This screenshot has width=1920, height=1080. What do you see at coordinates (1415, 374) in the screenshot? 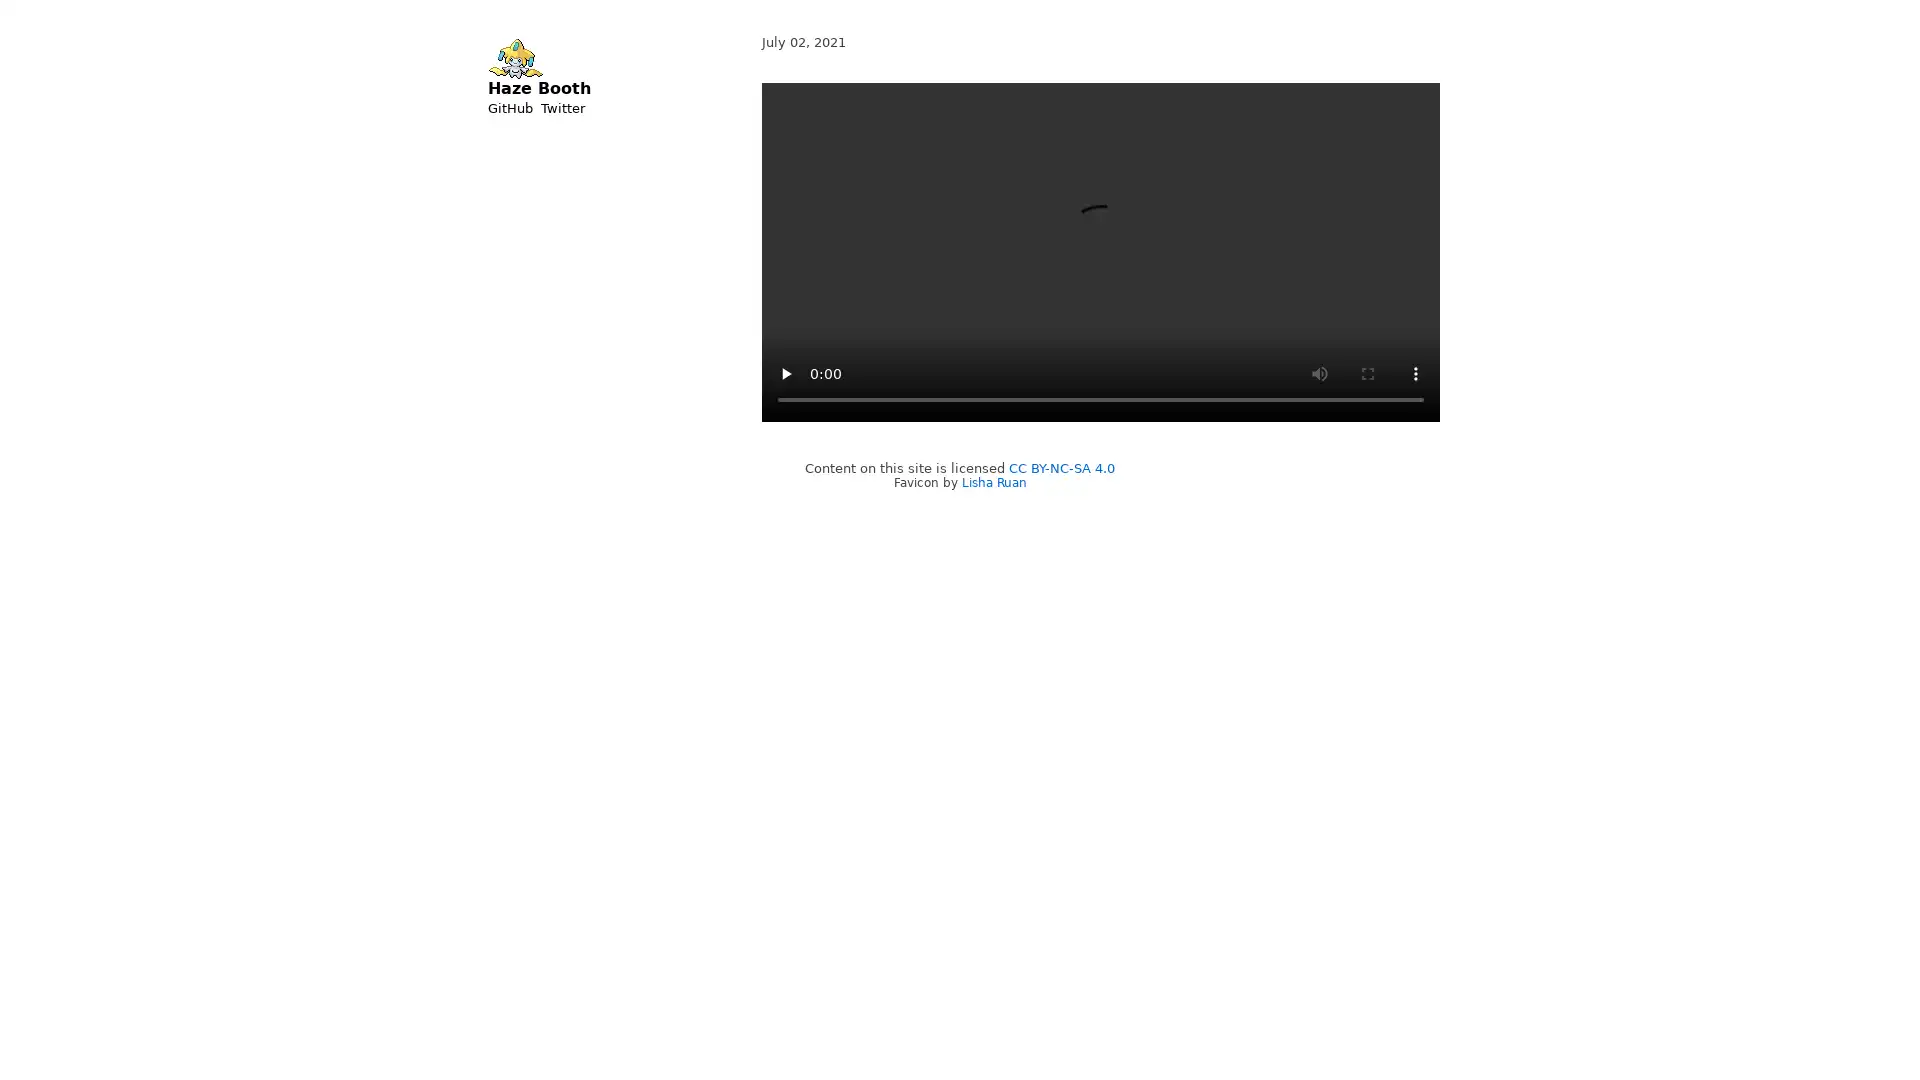
I see `show more media controls` at bounding box center [1415, 374].